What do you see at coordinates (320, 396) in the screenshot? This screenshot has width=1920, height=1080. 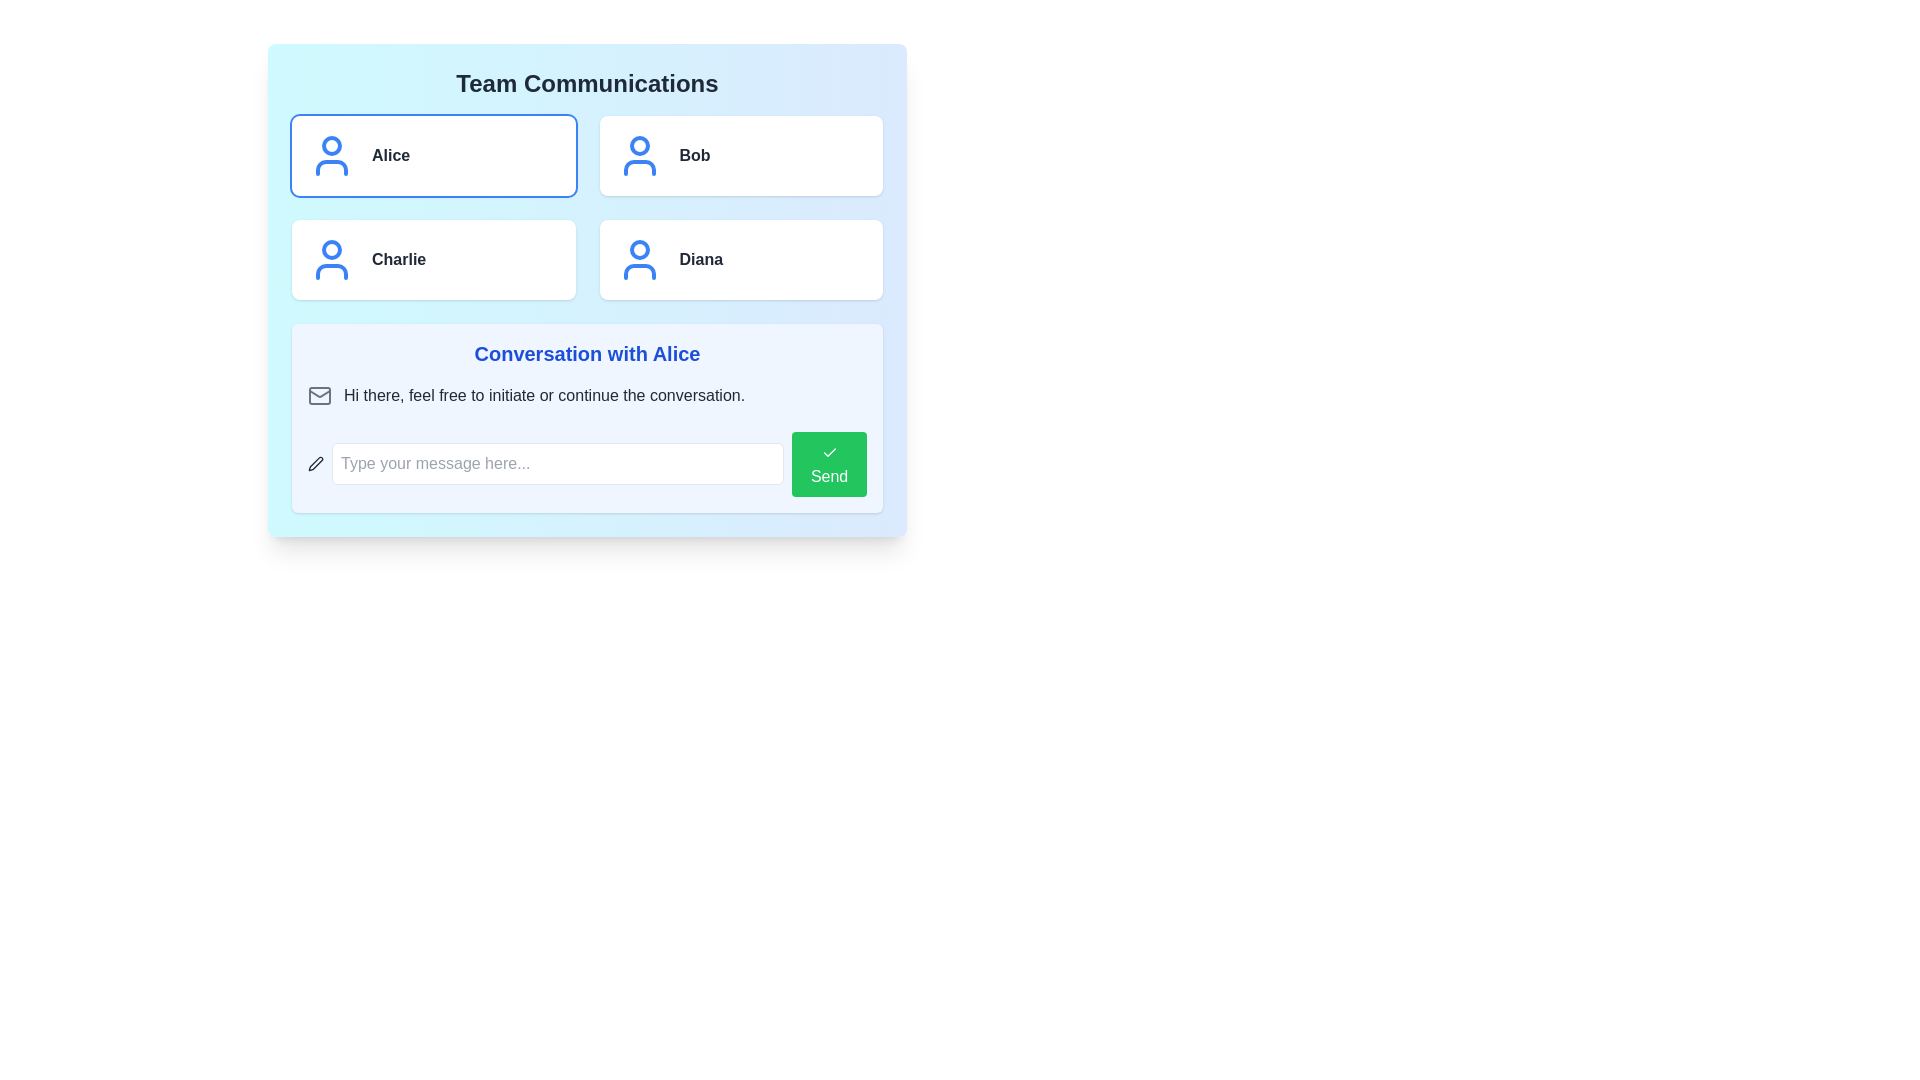 I see `the graphical shape representing the body of the email envelope within the email icon, located to the left of the text 'Hi there, feel free to initiate or continue the conversation.'` at bounding box center [320, 396].